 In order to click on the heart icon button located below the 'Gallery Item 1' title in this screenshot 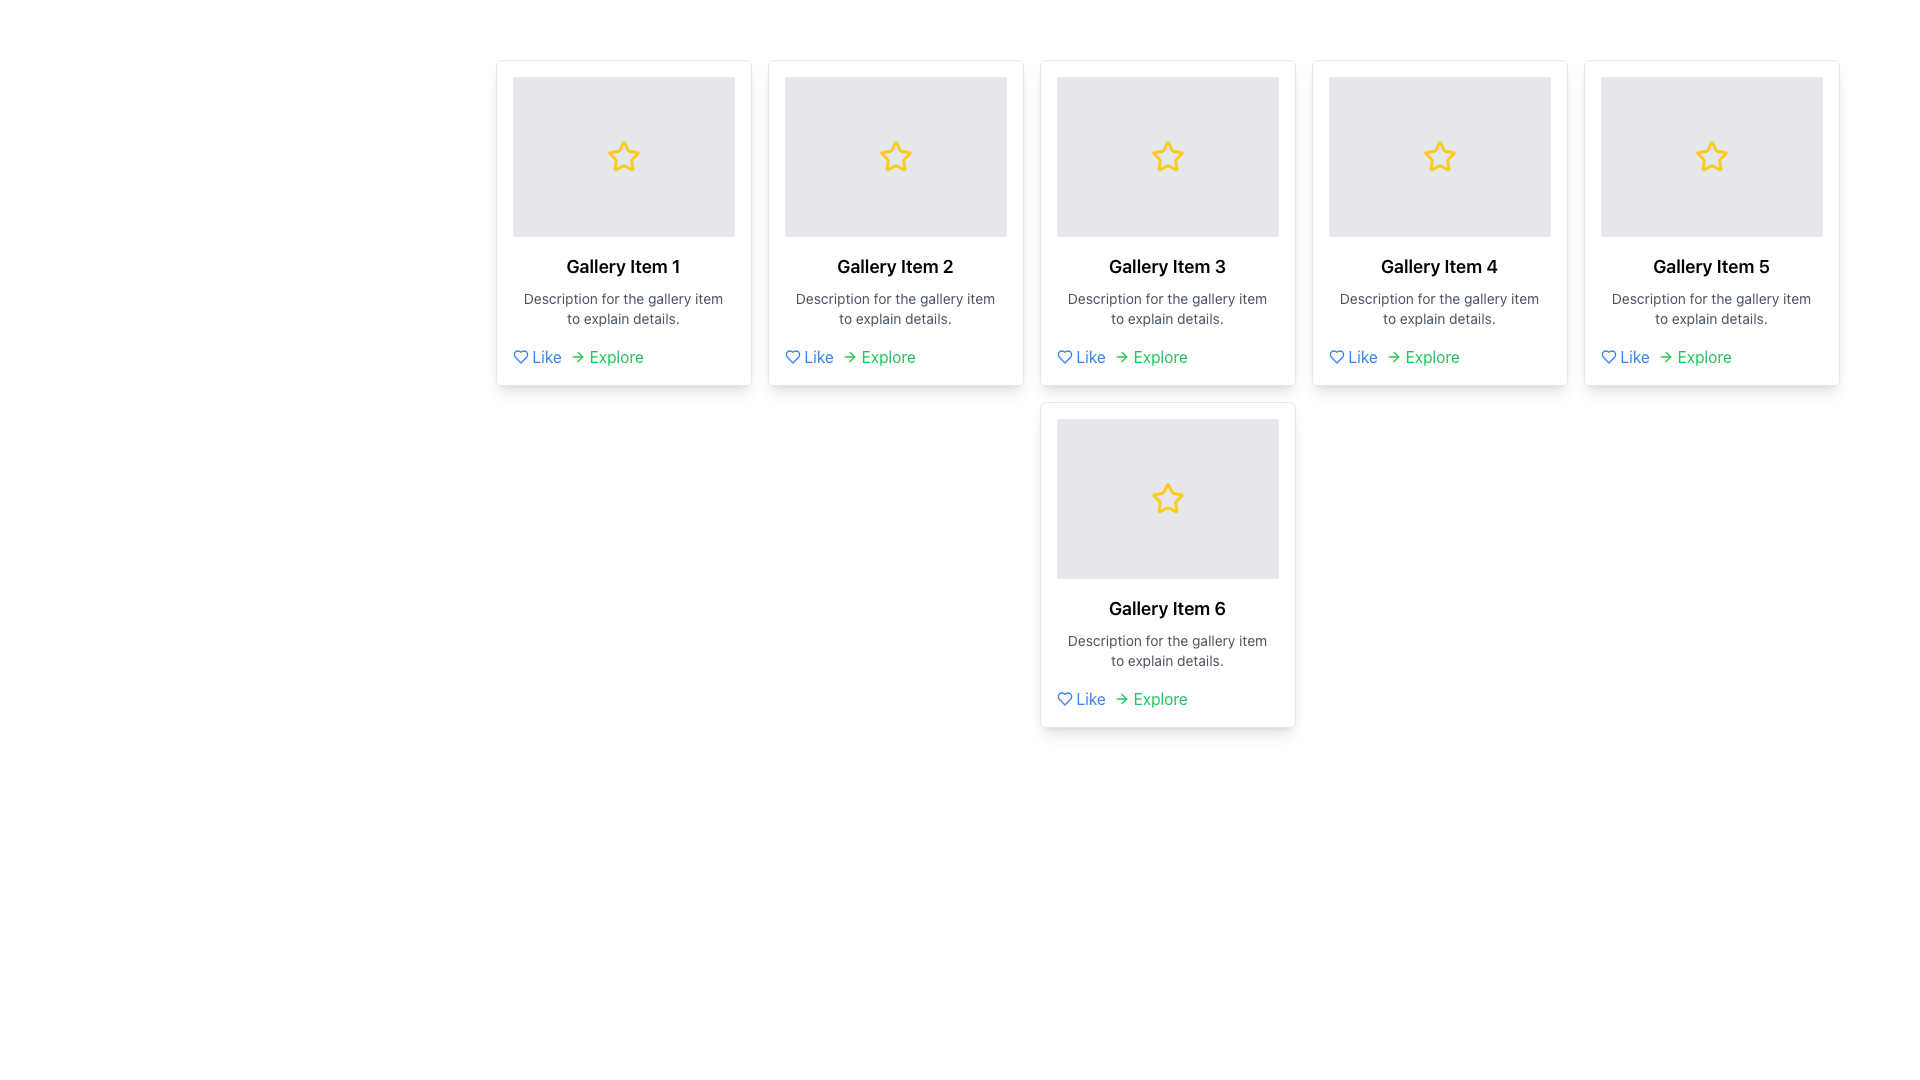, I will do `click(520, 356)`.